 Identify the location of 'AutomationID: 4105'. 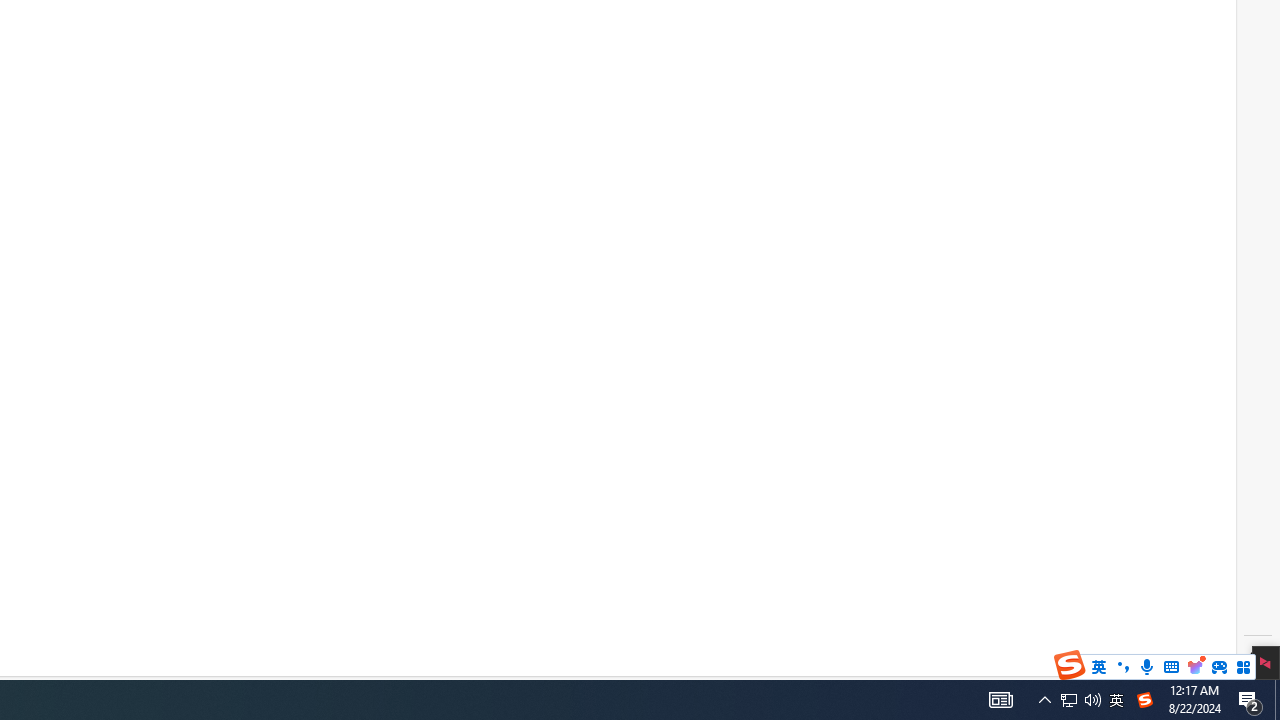
(1000, 698).